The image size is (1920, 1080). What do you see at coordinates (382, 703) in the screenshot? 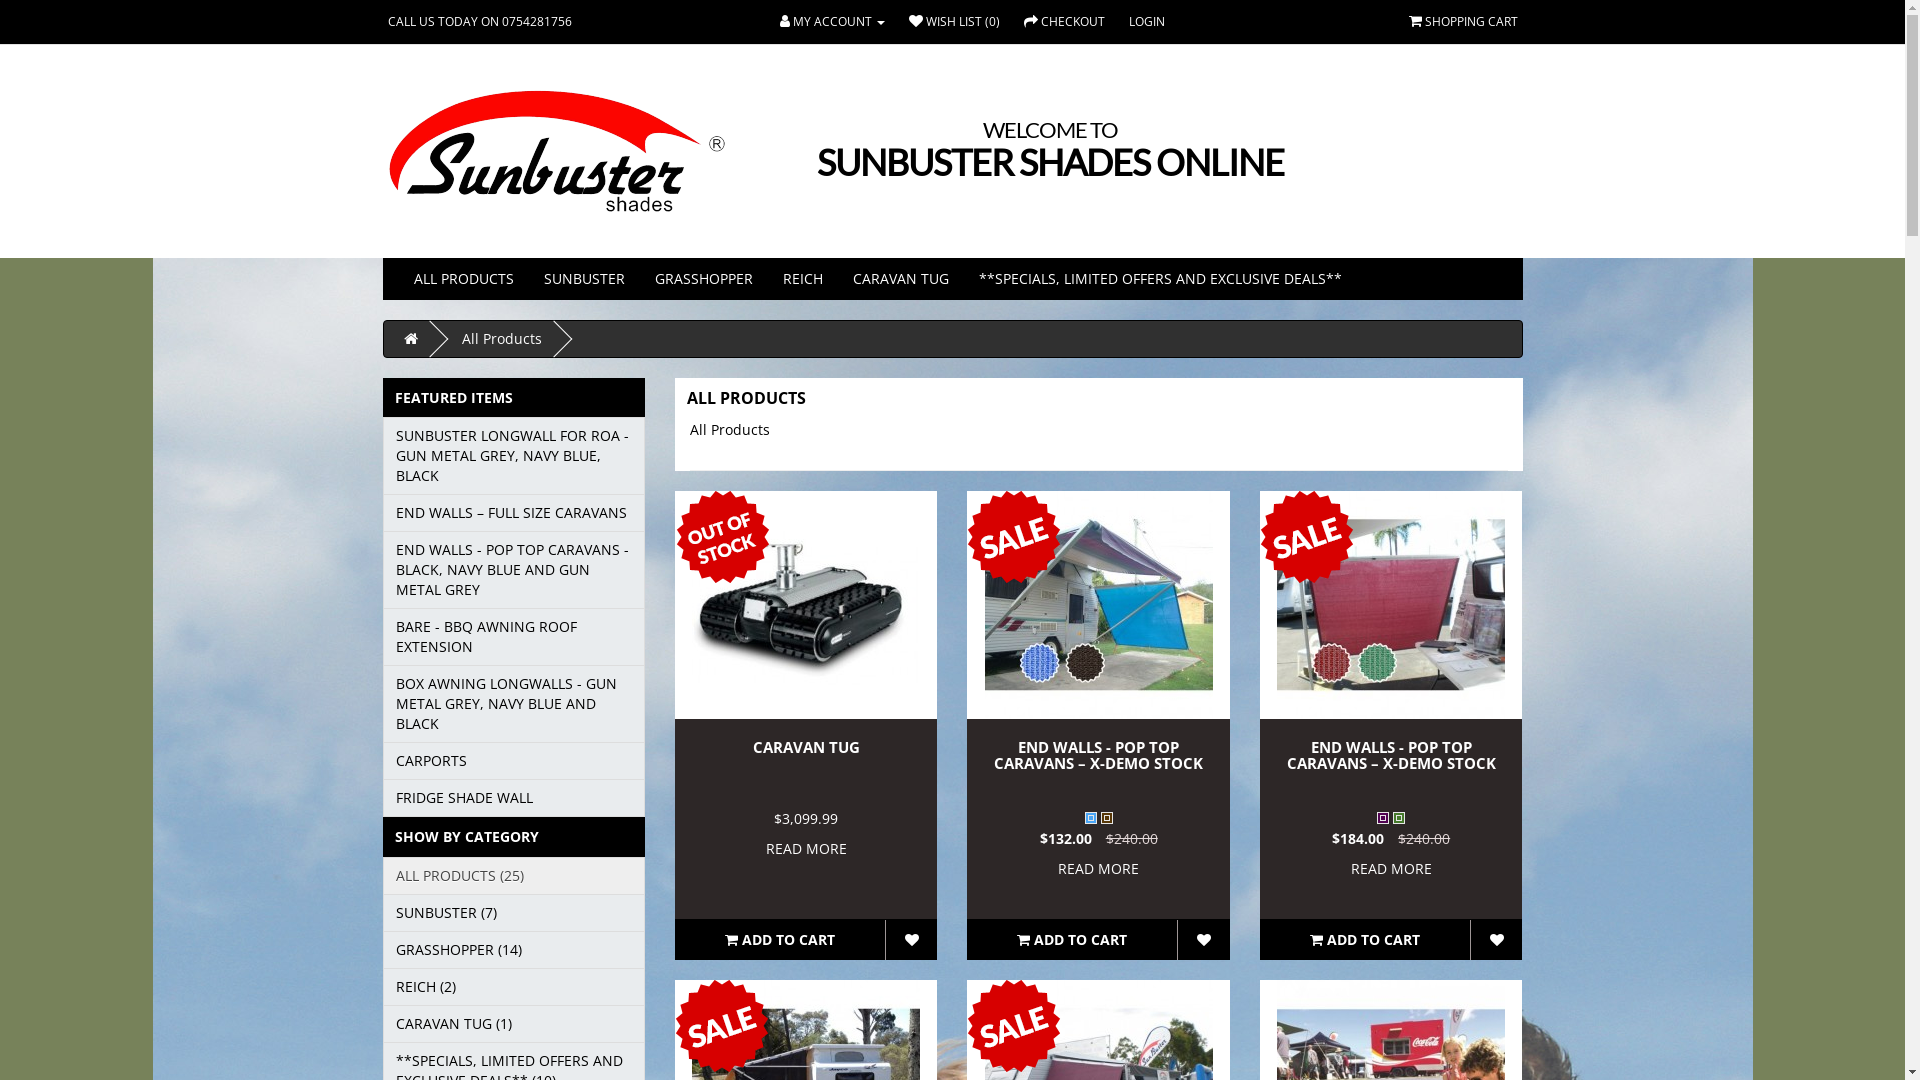
I see `'BOX AWNING LONGWALLS - GUN METAL GREY, NAVY BLUE AND BLACK'` at bounding box center [382, 703].